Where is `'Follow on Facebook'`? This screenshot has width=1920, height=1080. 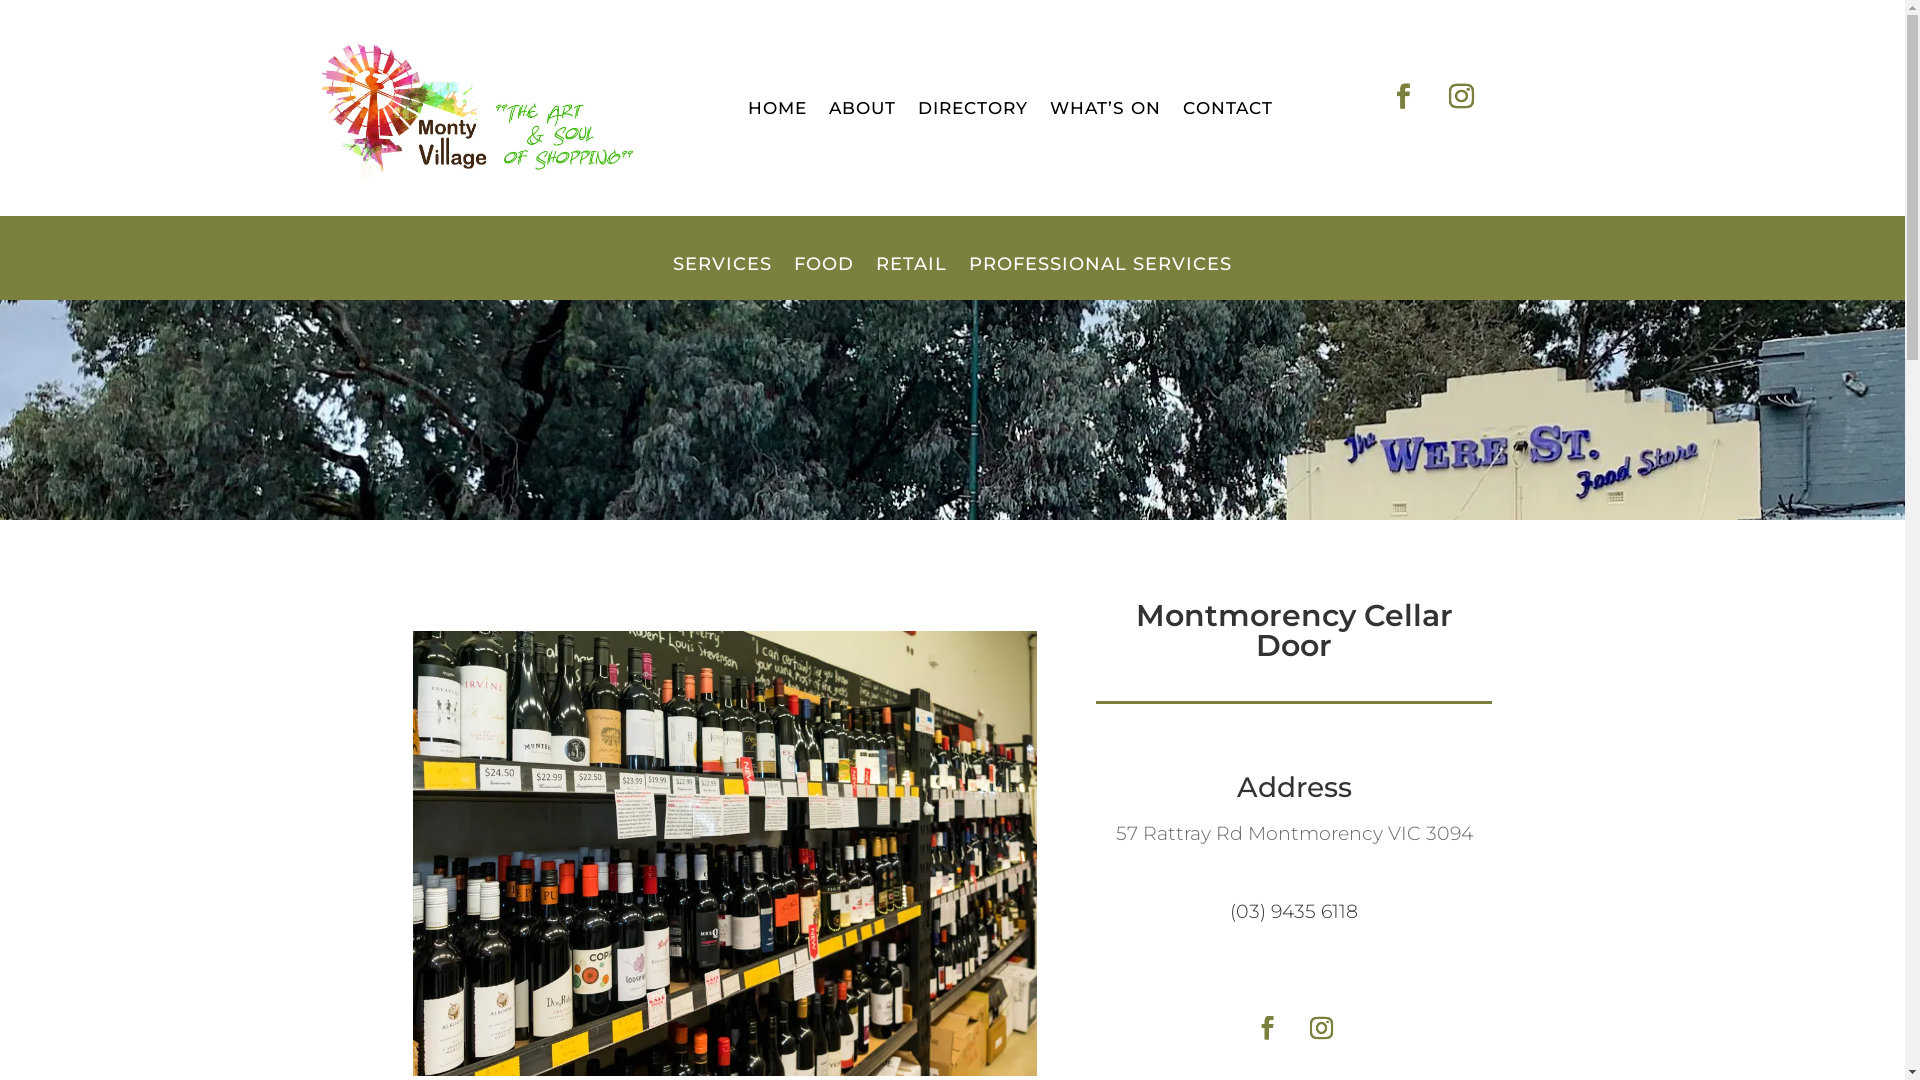 'Follow on Facebook' is located at coordinates (1401, 96).